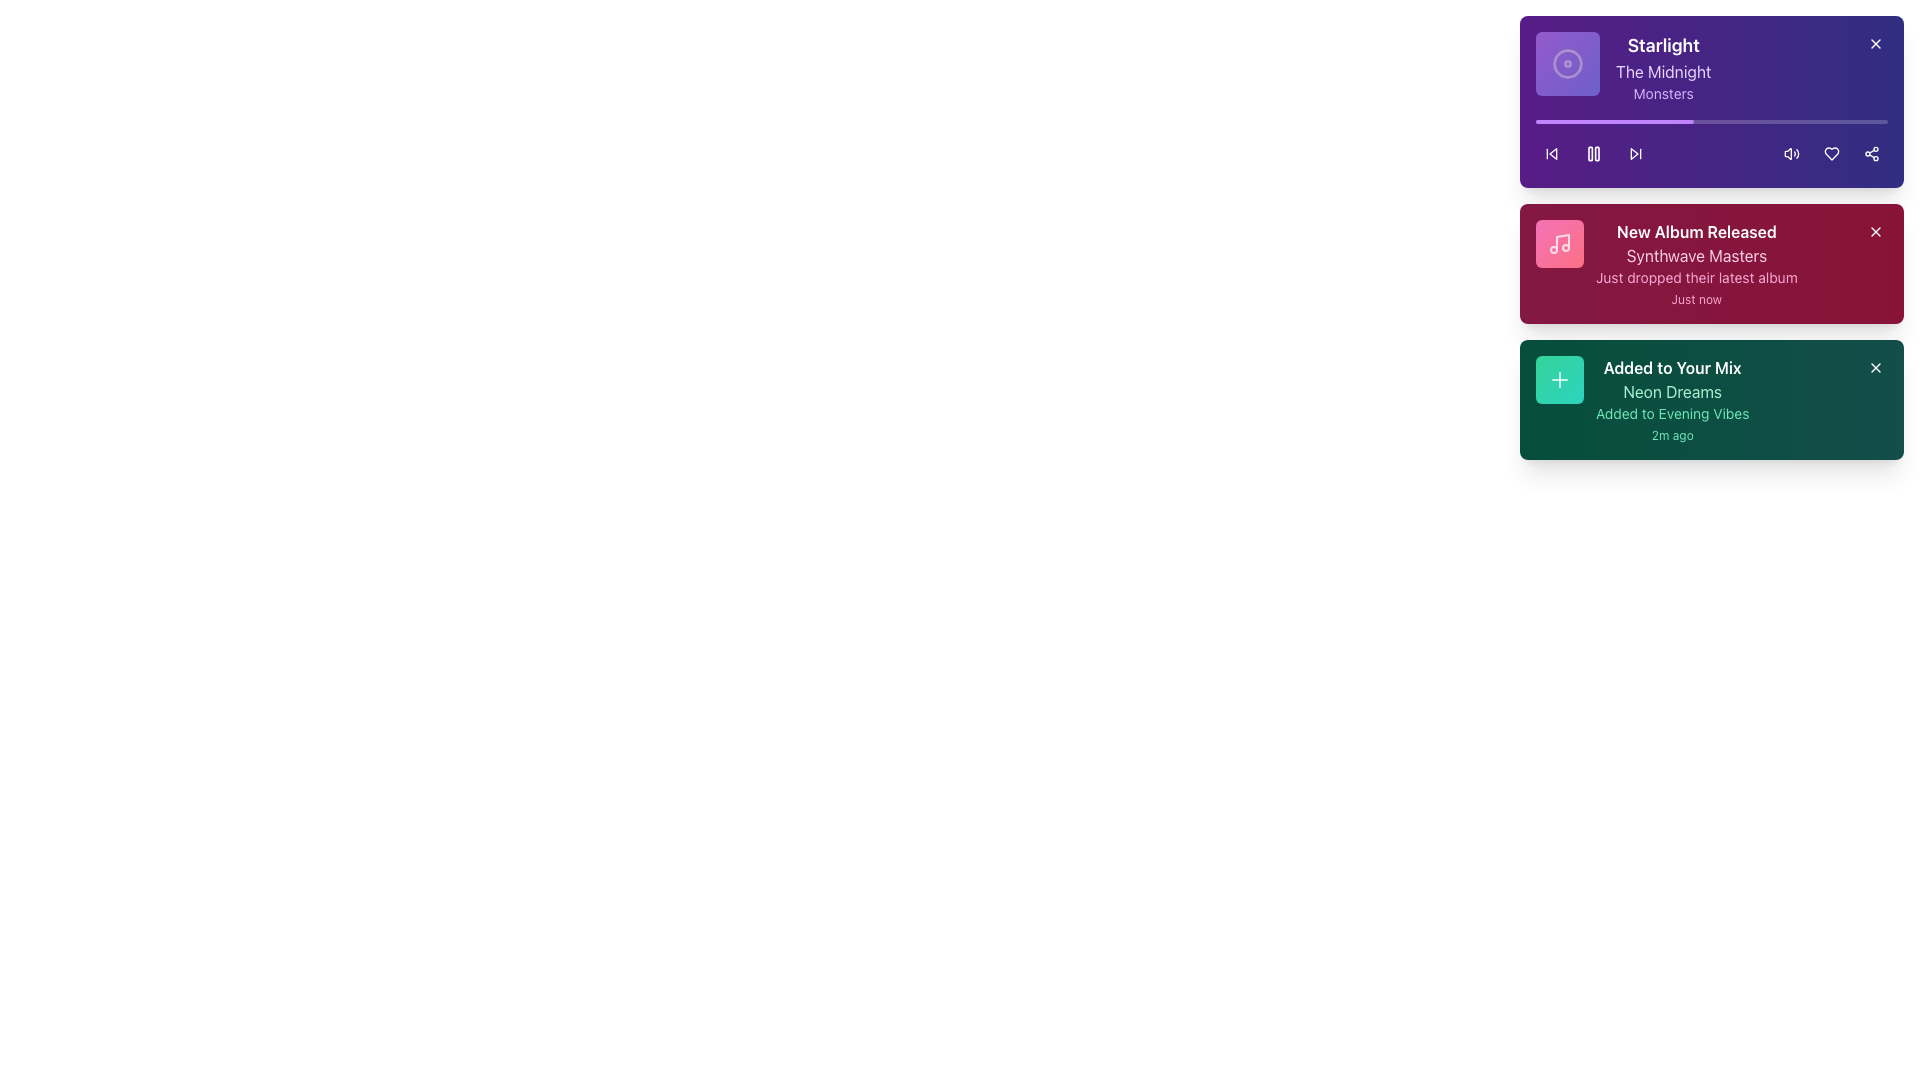  I want to click on the share button located in the top-right corner of the purple card titled 'Starlight' to share the content, so click(1871, 153).